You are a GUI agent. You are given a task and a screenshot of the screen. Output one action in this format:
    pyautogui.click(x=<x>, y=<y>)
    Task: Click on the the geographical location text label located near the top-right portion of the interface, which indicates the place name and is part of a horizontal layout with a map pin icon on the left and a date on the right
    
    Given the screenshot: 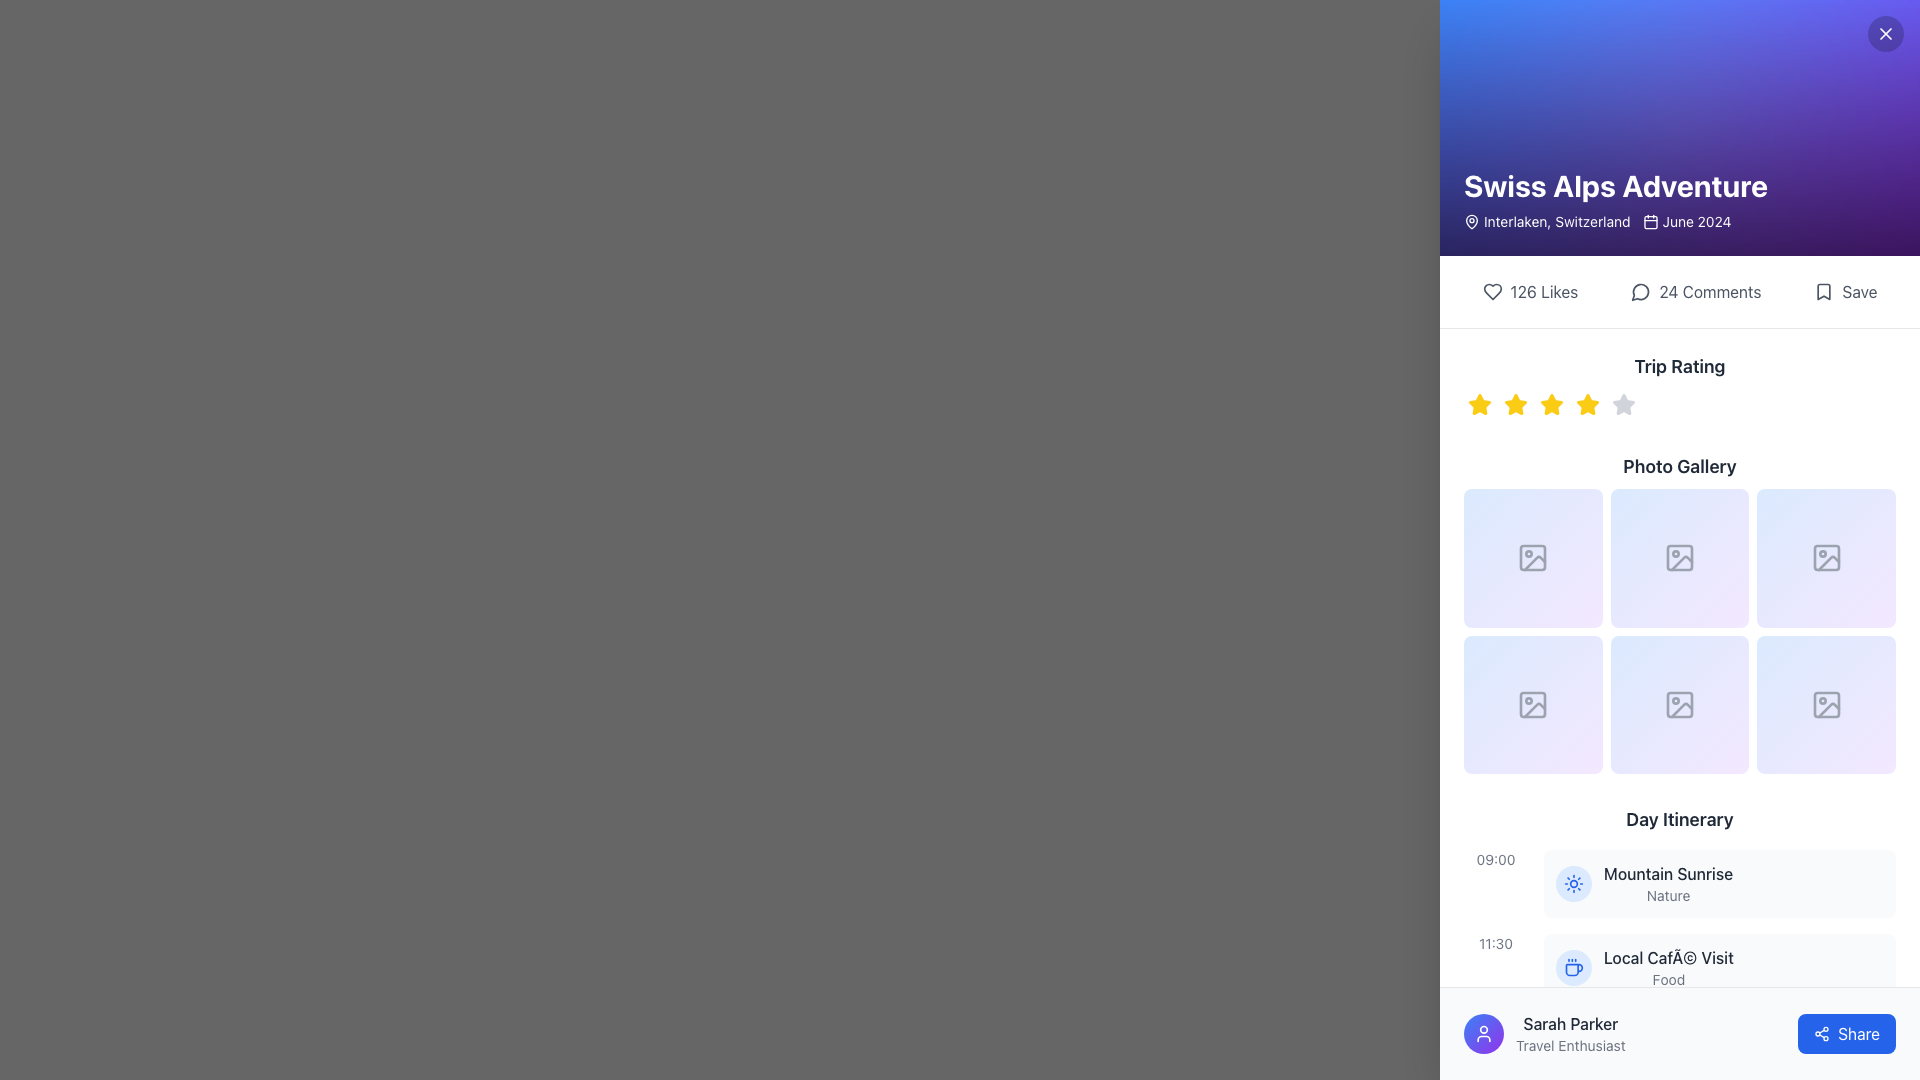 What is the action you would take?
    pyautogui.click(x=1546, y=222)
    